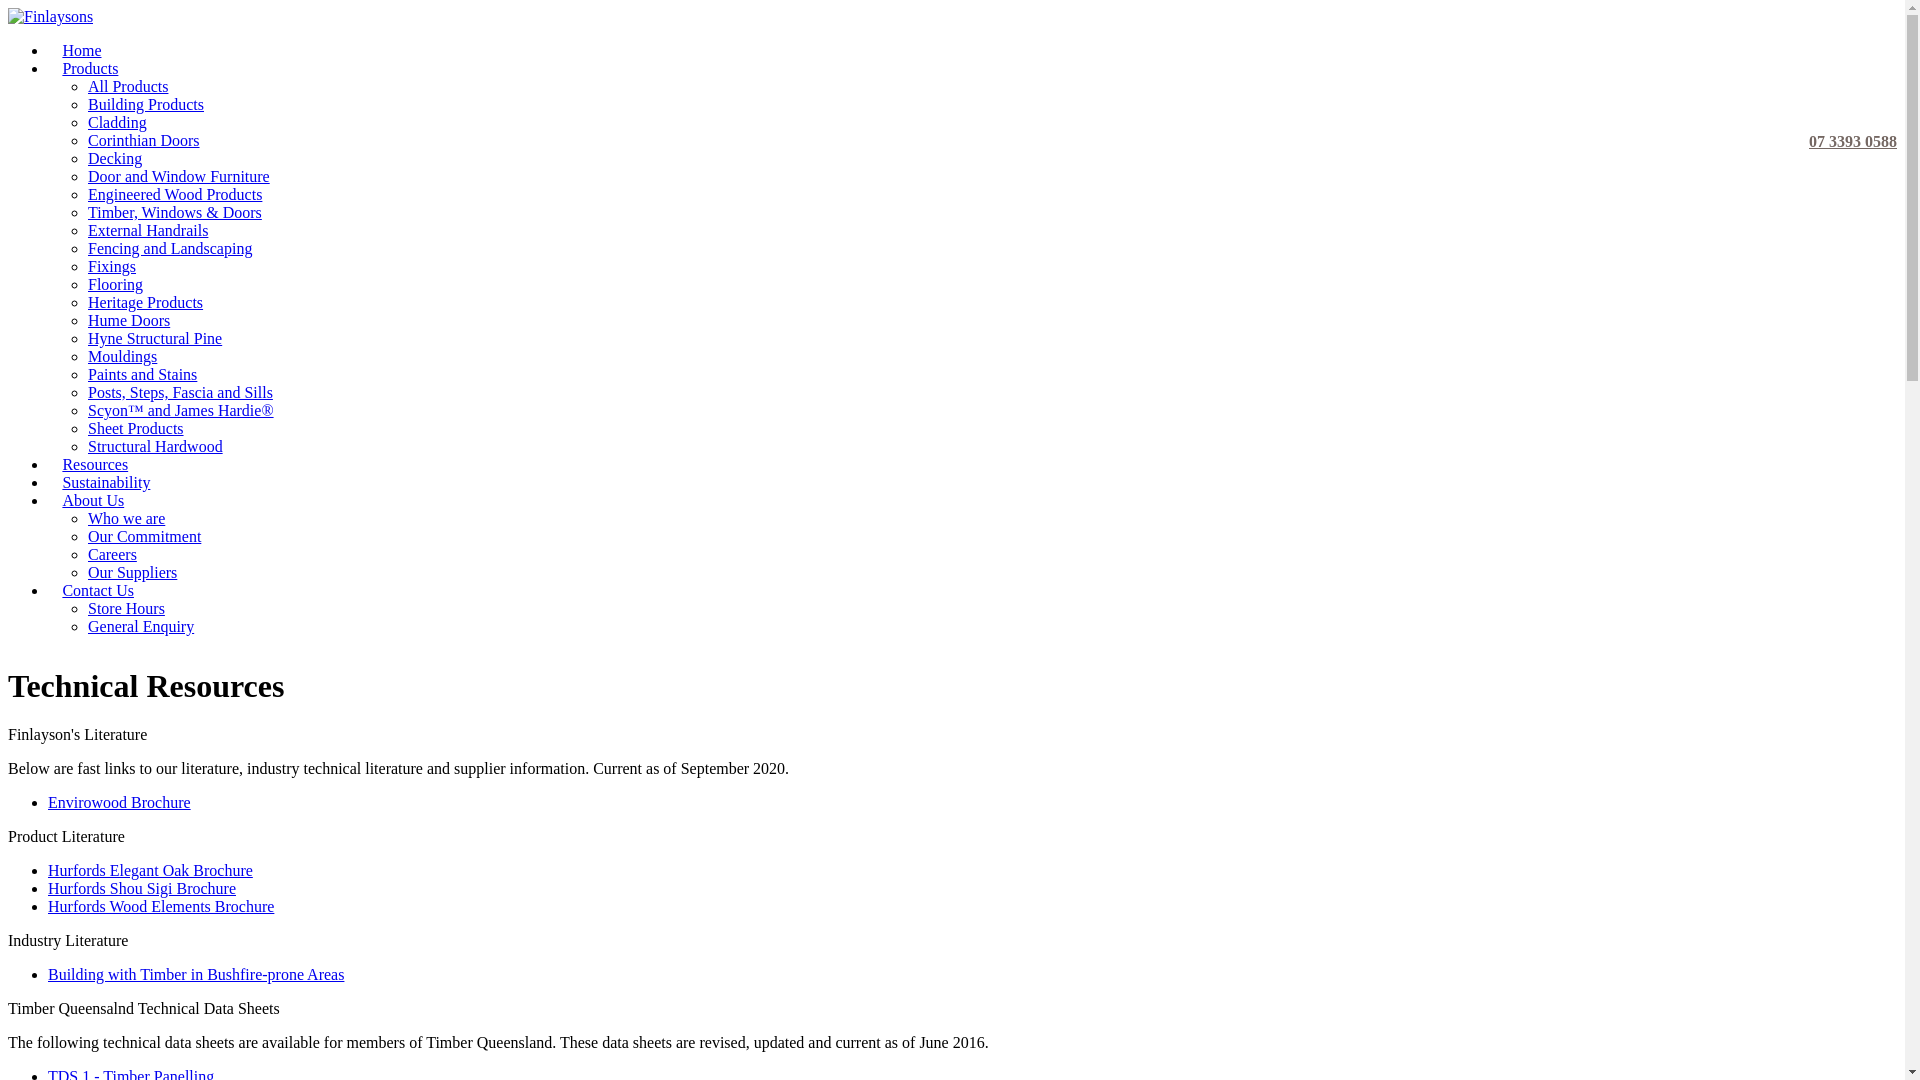  I want to click on 'Hurfords Wood Elements Brochure', so click(161, 906).